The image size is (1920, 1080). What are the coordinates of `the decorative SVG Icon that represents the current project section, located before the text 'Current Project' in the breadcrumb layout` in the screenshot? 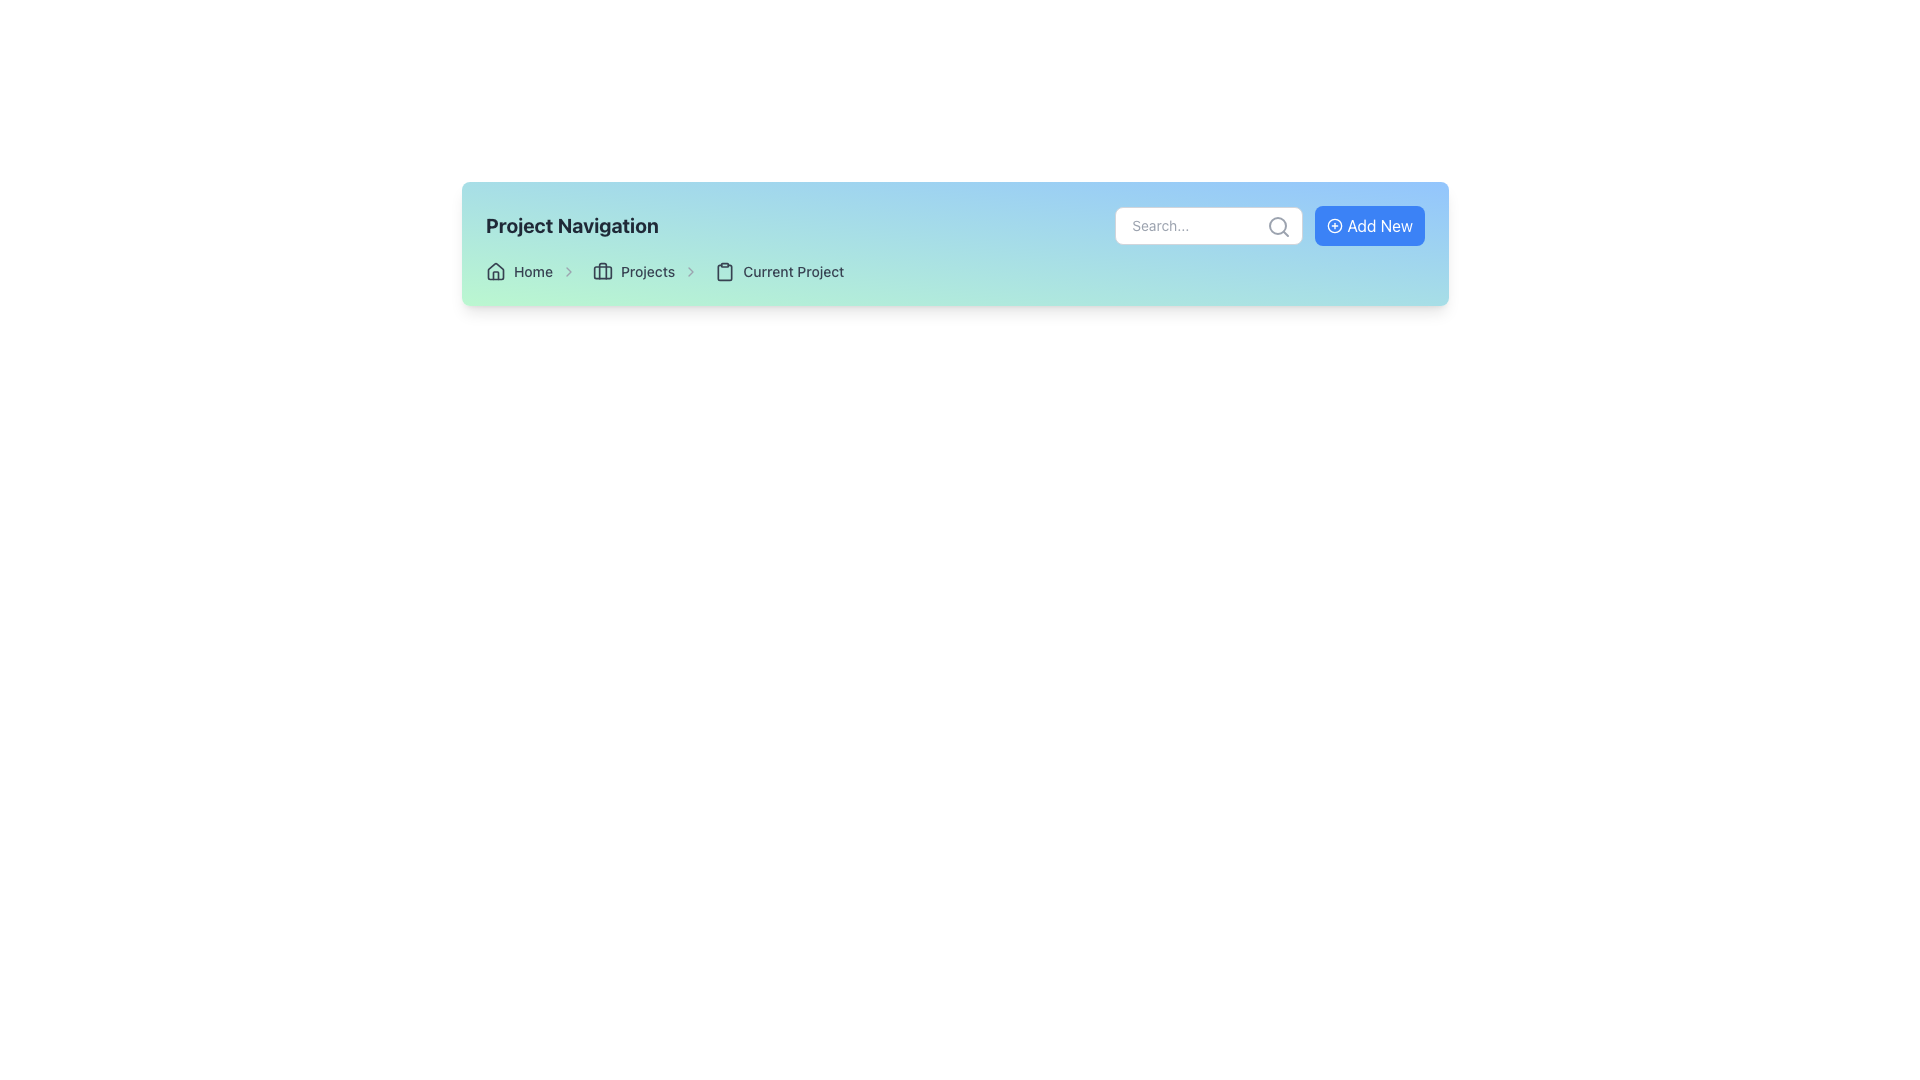 It's located at (724, 272).